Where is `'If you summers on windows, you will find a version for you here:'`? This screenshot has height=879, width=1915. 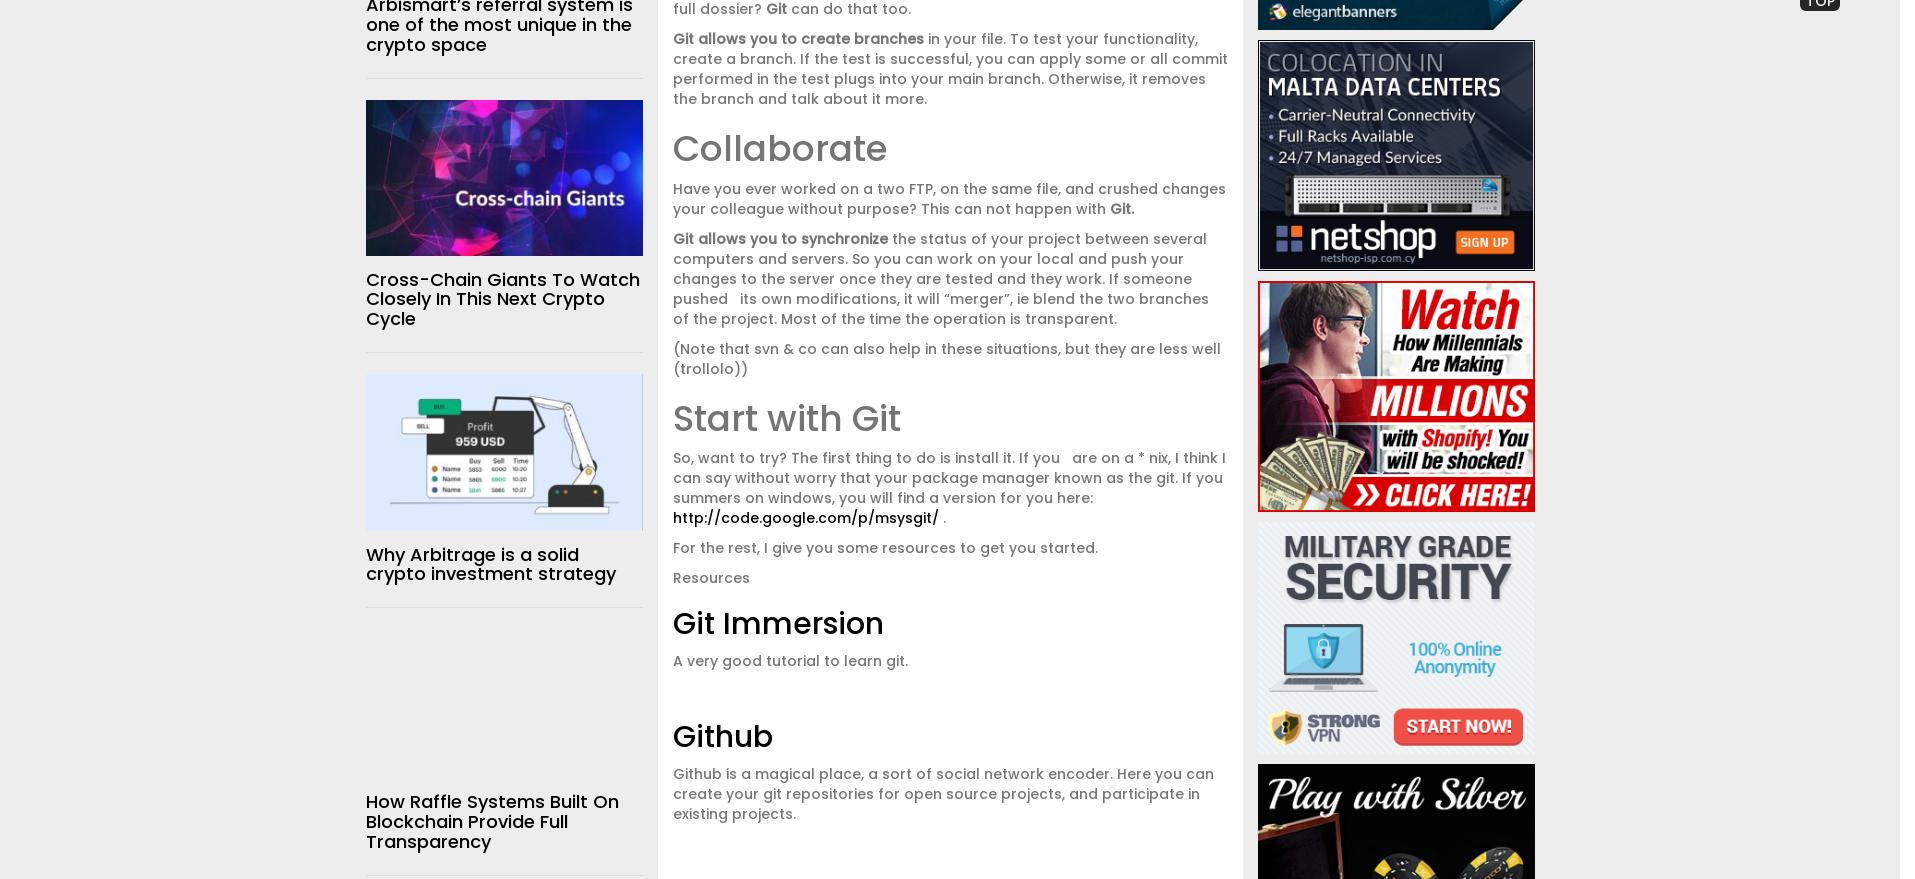 'If you summers on windows, you will find a version for you here:' is located at coordinates (945, 487).